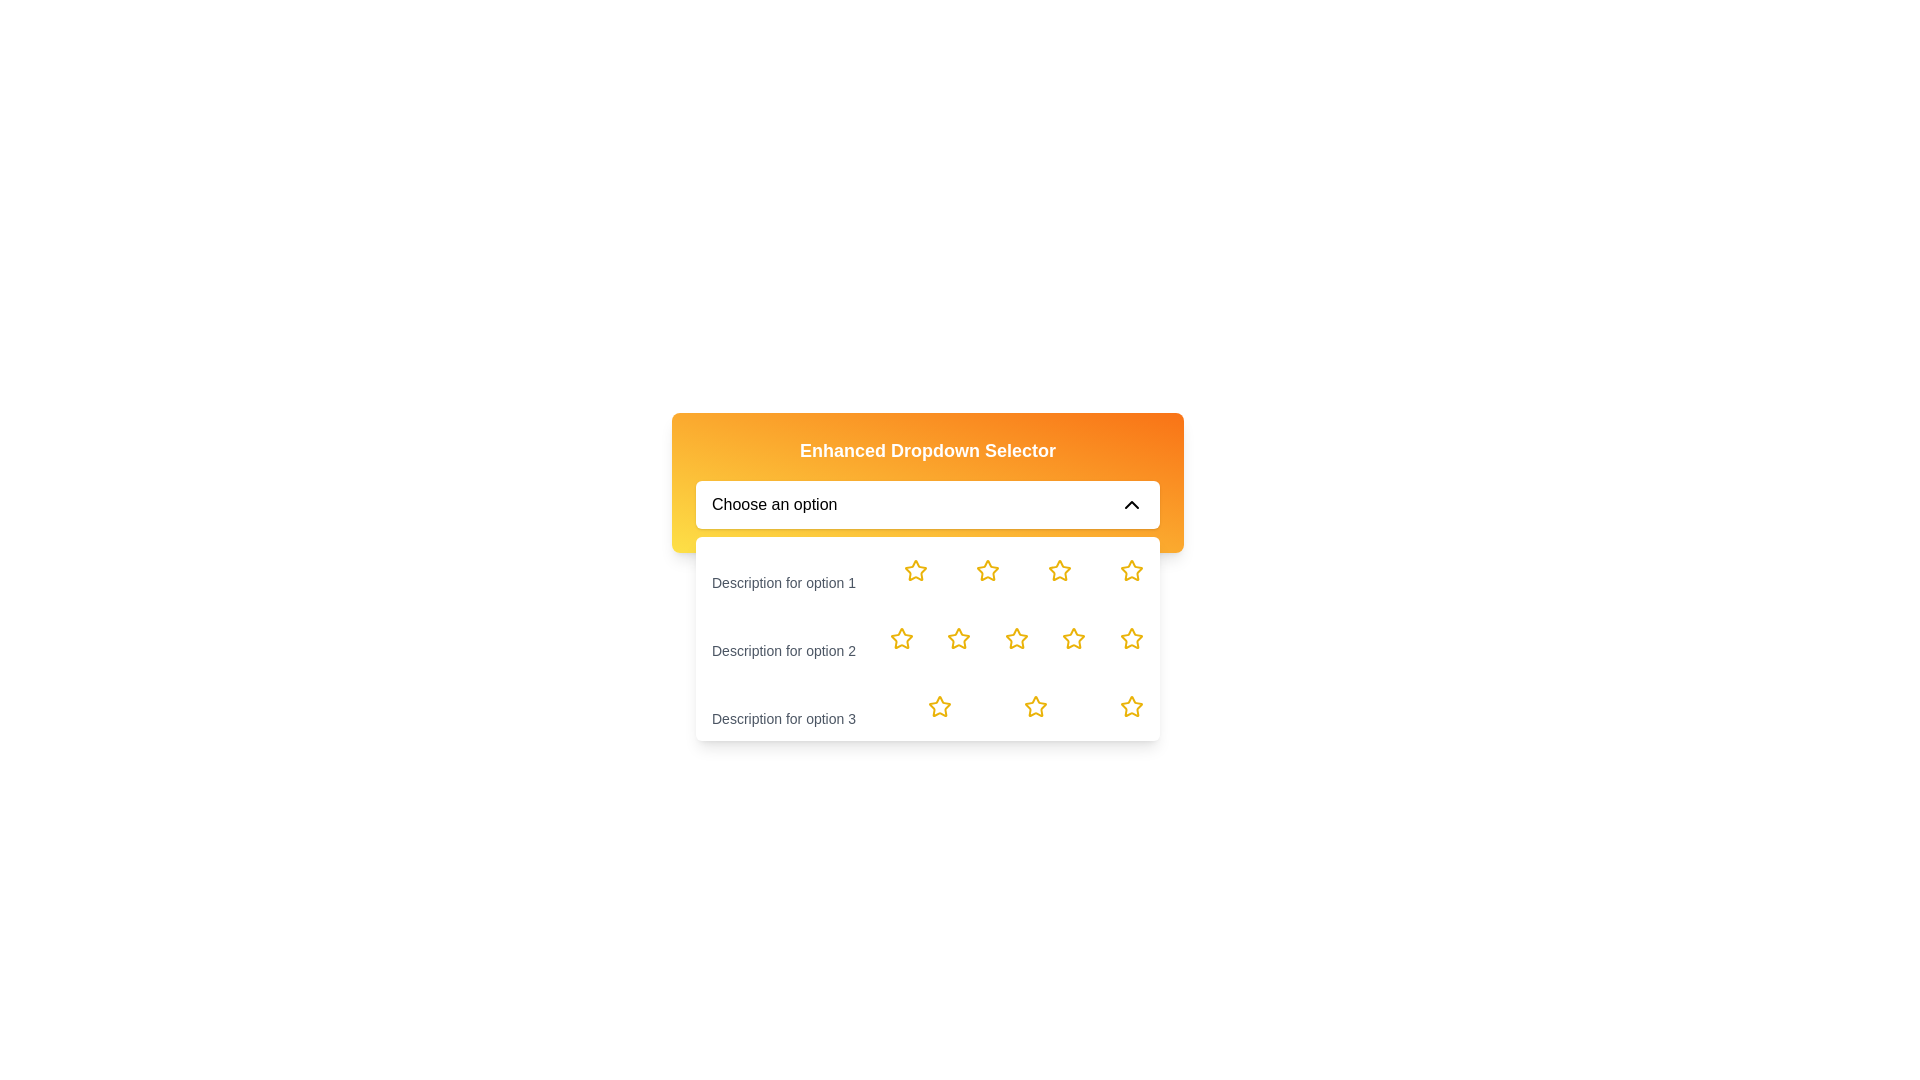 The height and width of the screenshot is (1080, 1920). I want to click on 'Option 3' in the dropdown menu by clicking on the descriptive text that provides additional information about it, located below the title 'Option 3', so click(782, 717).